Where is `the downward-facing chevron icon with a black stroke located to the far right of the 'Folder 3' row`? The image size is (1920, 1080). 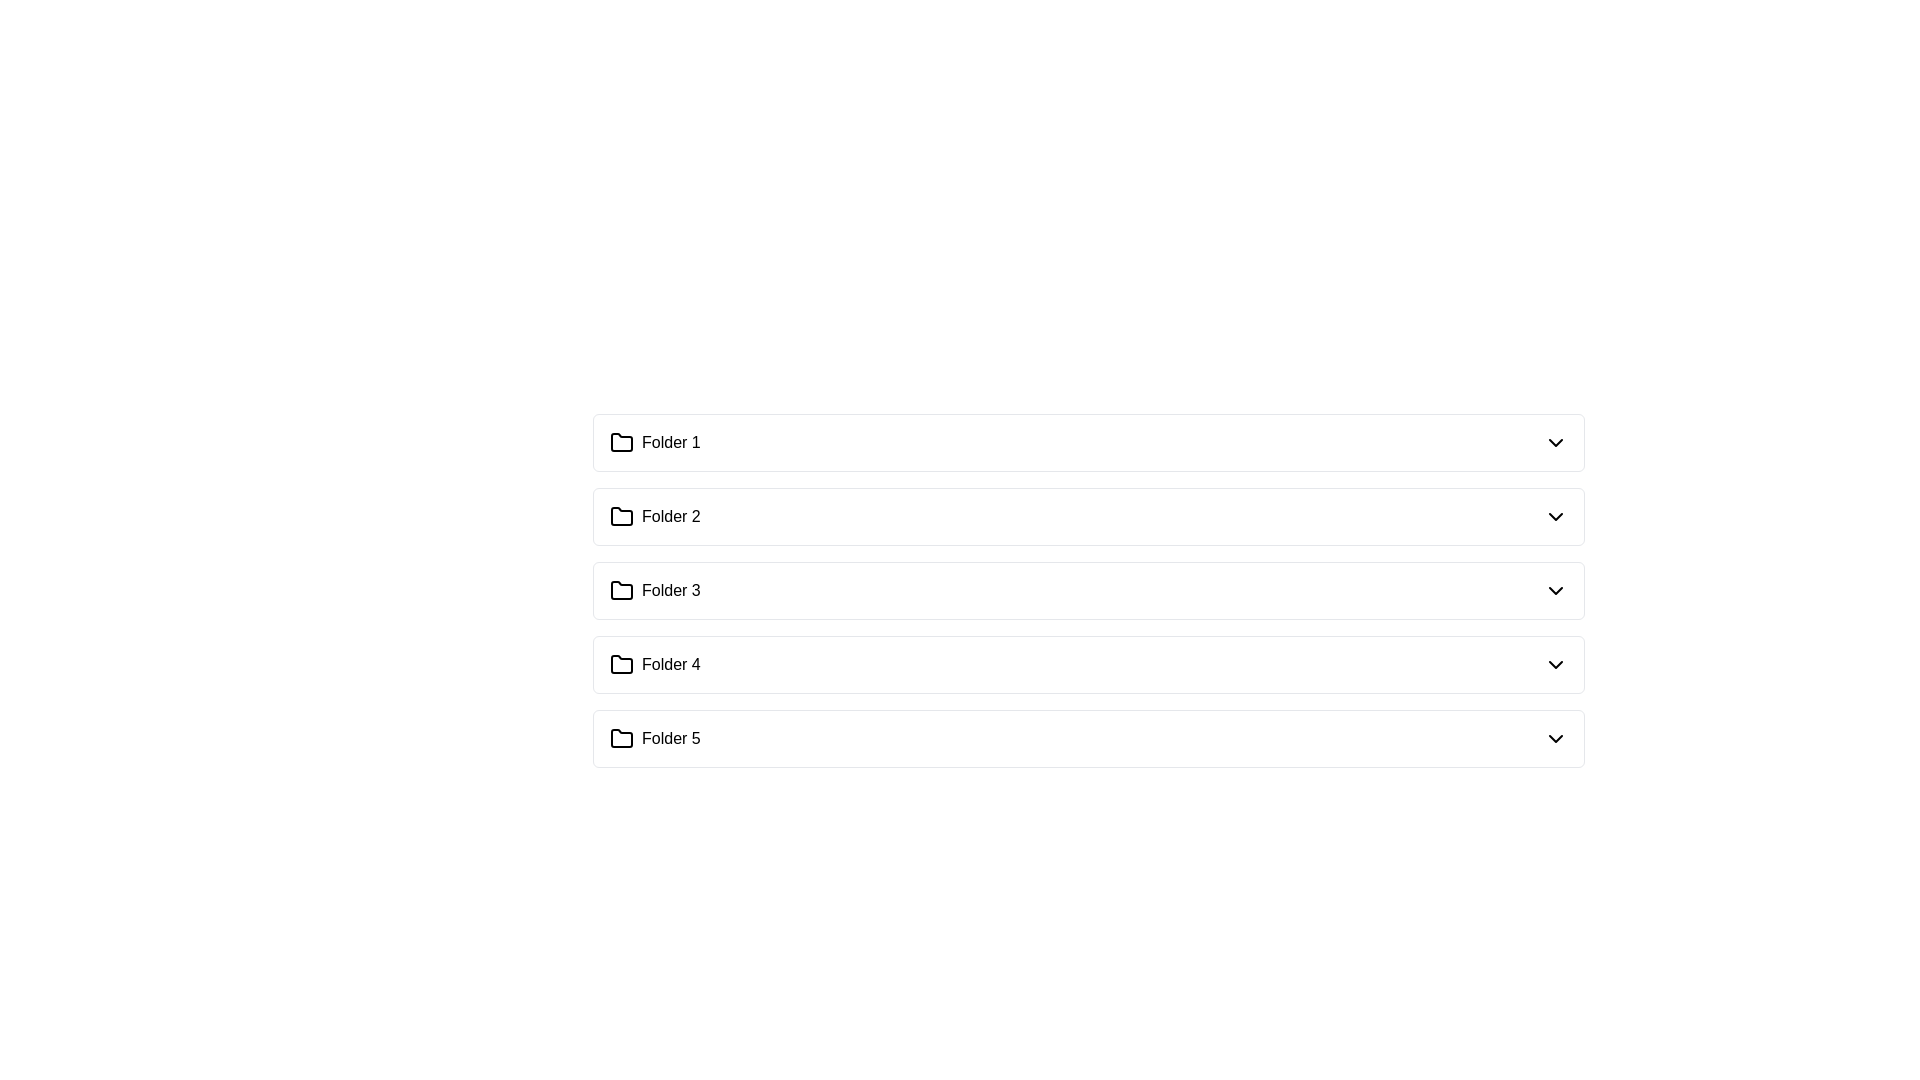
the downward-facing chevron icon with a black stroke located to the far right of the 'Folder 3' row is located at coordinates (1554, 589).